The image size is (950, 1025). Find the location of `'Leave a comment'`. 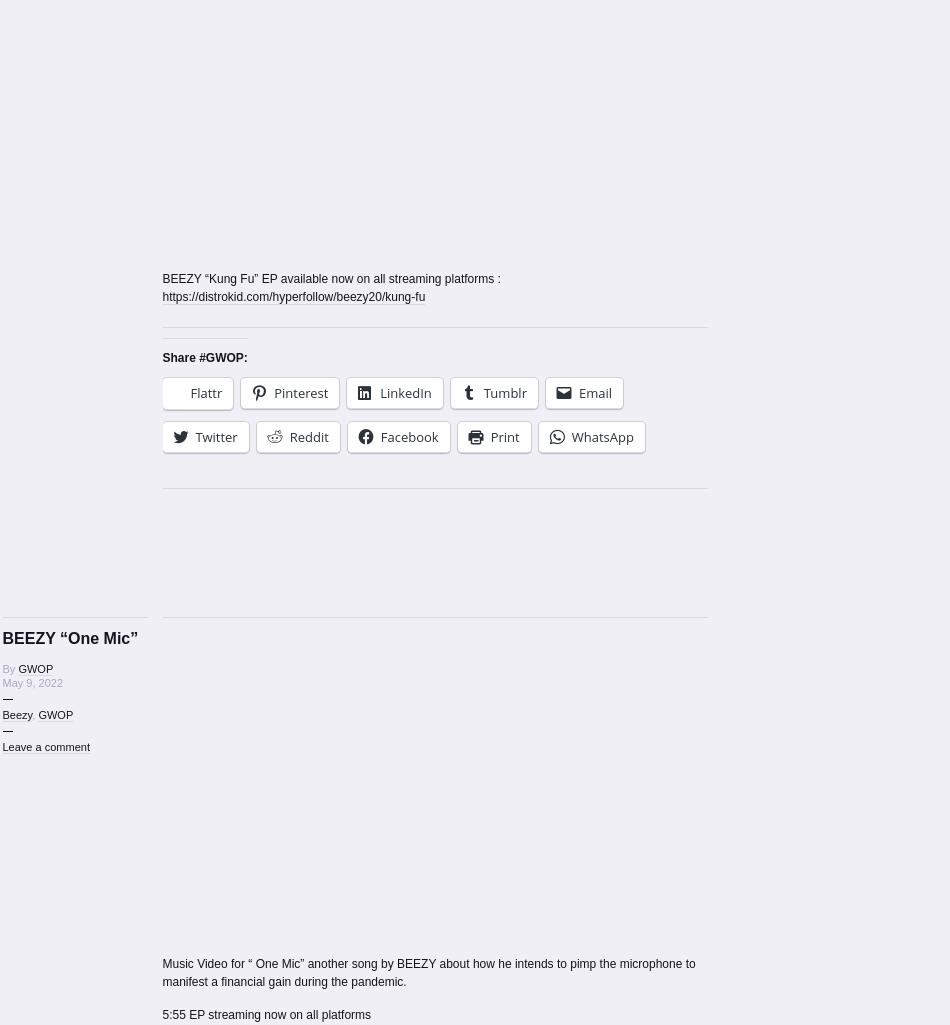

'Leave a comment' is located at coordinates (45, 744).